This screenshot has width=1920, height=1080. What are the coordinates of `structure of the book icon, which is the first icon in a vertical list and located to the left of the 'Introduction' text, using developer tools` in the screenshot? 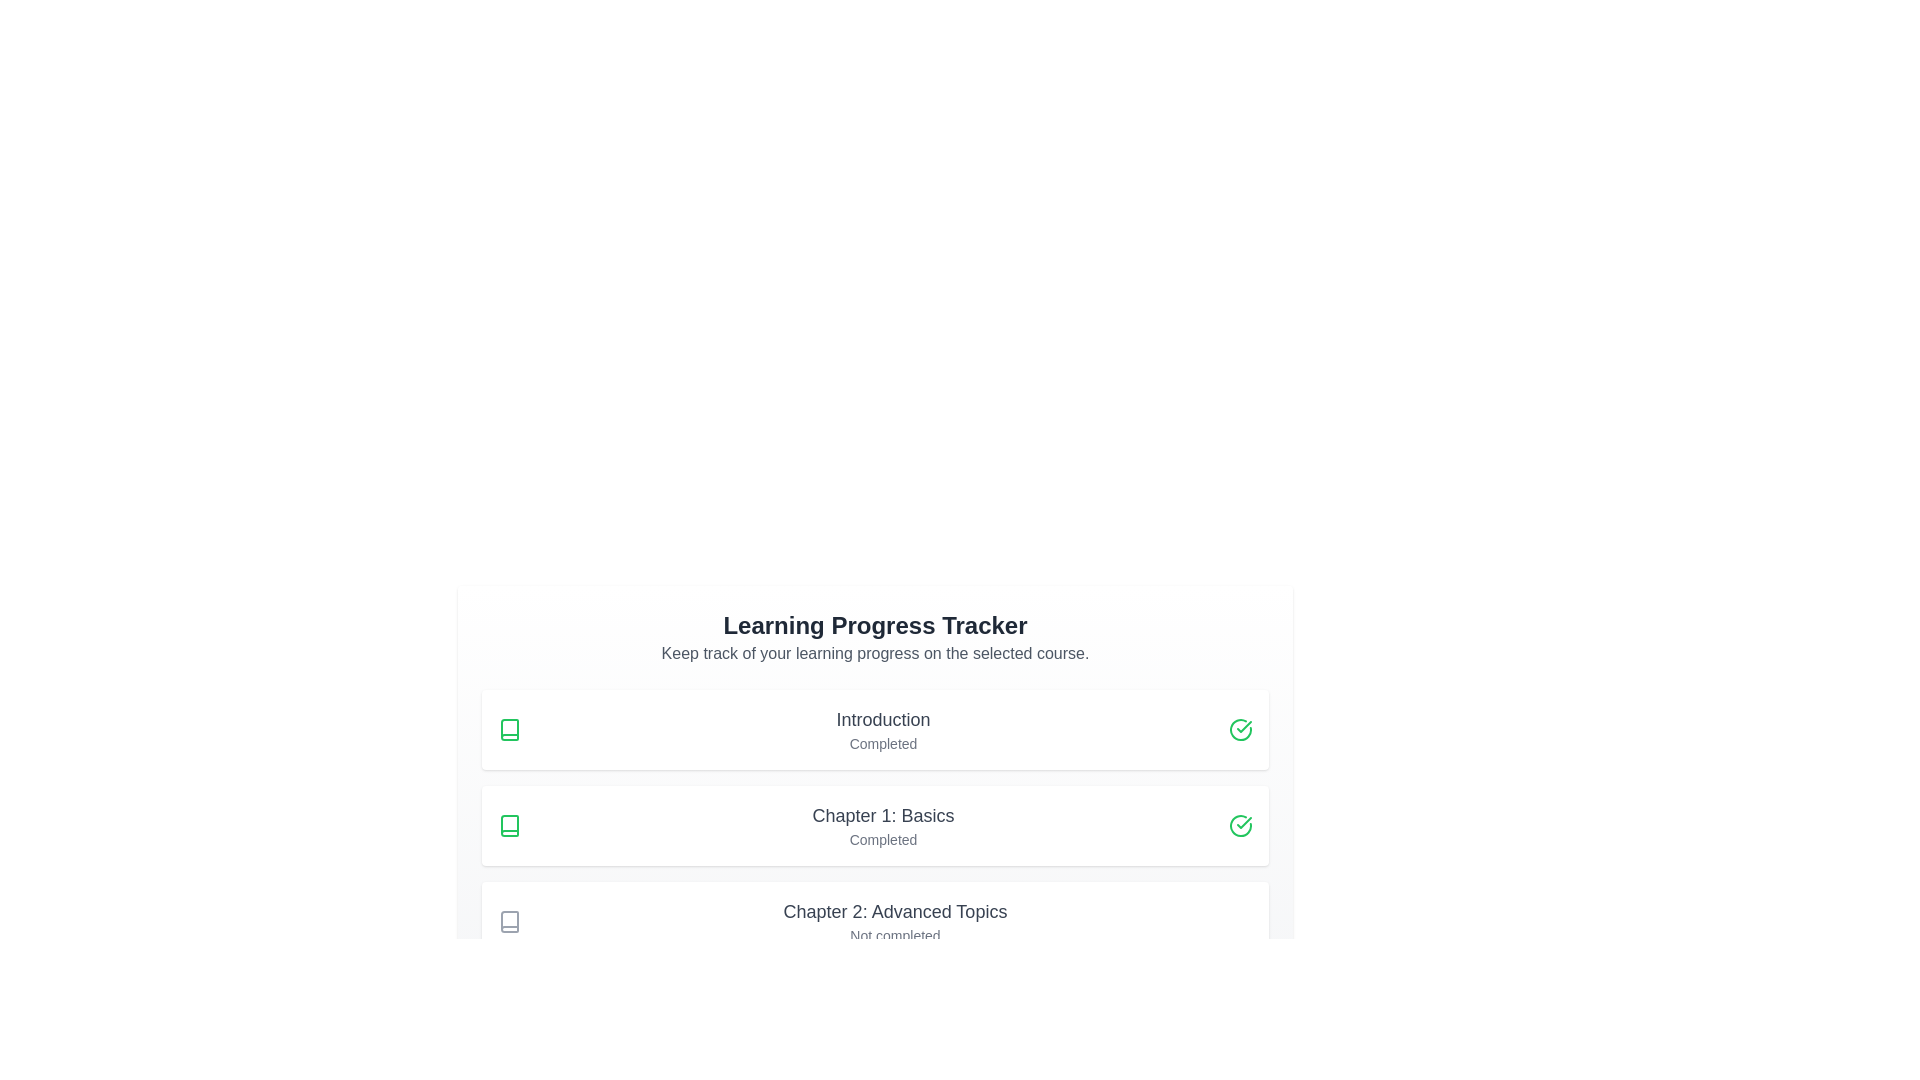 It's located at (509, 729).